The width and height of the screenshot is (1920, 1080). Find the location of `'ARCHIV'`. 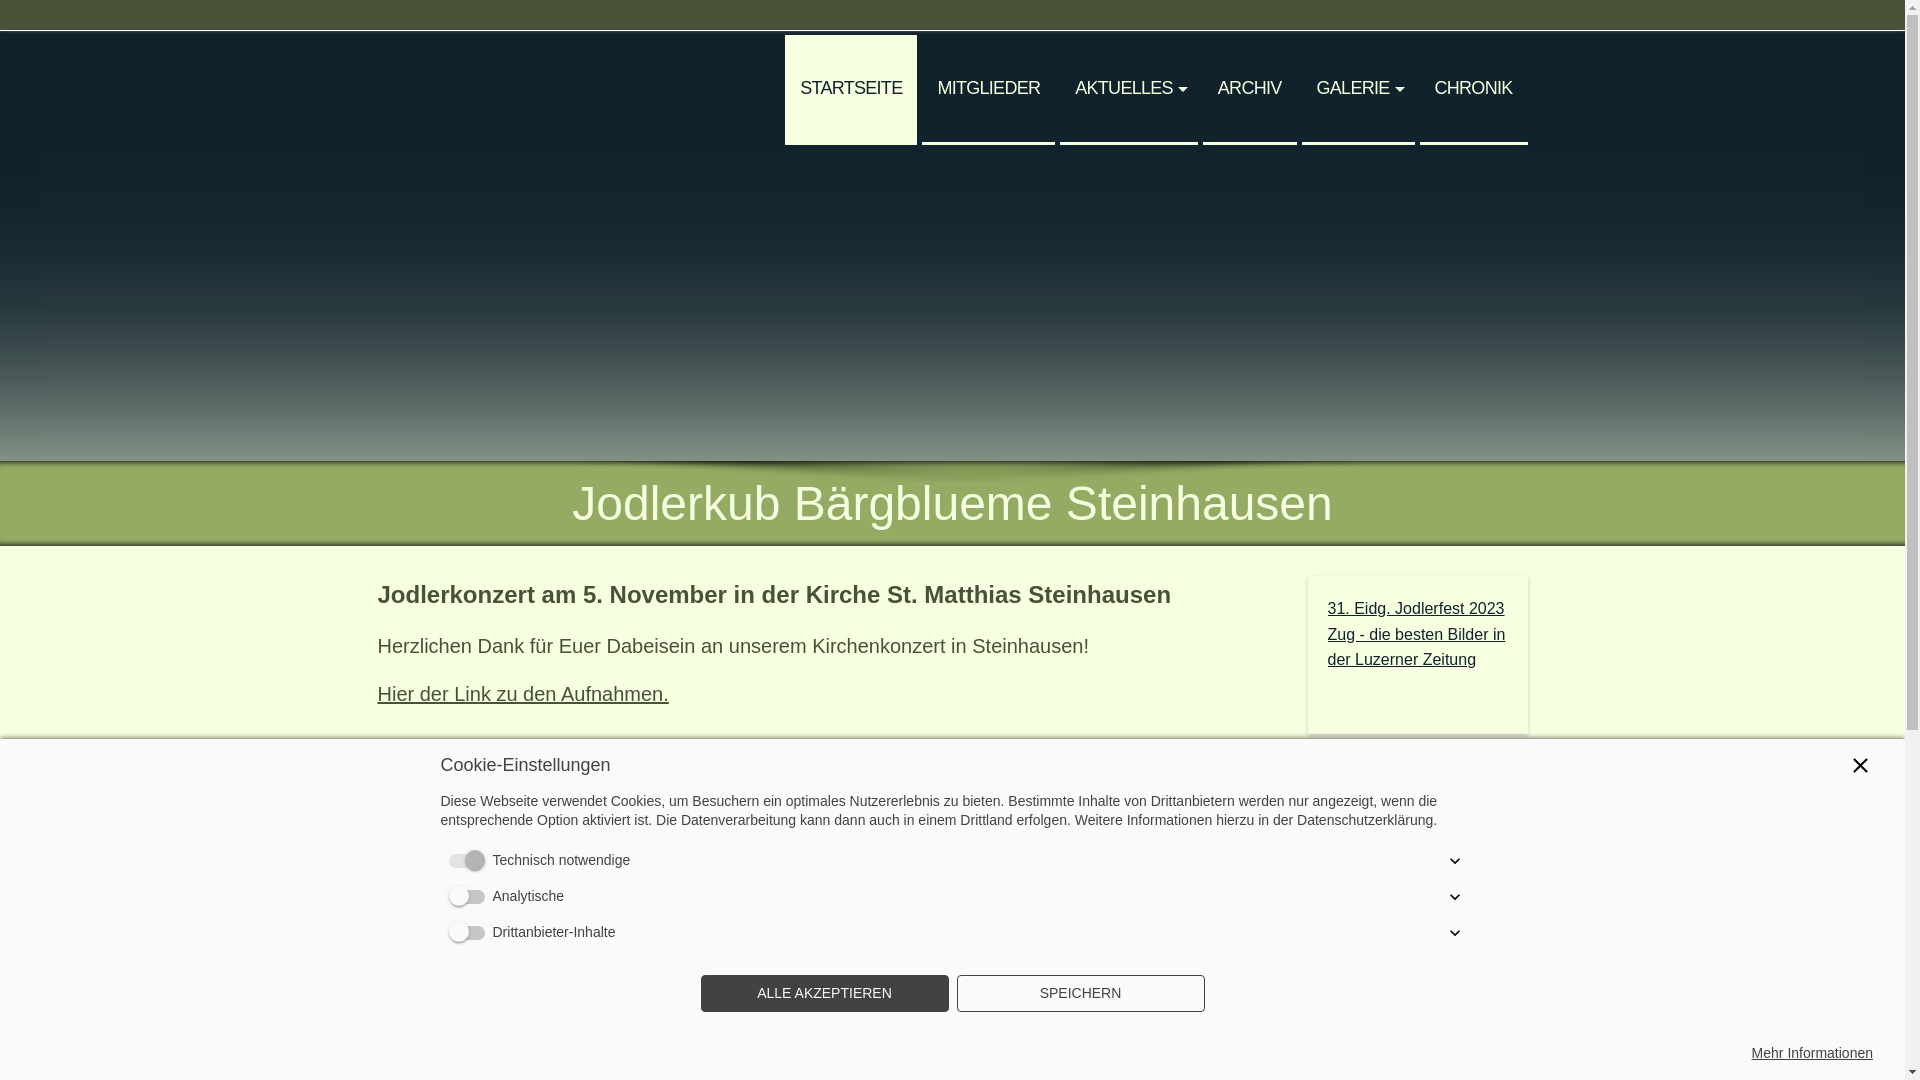

'ARCHIV' is located at coordinates (1248, 88).